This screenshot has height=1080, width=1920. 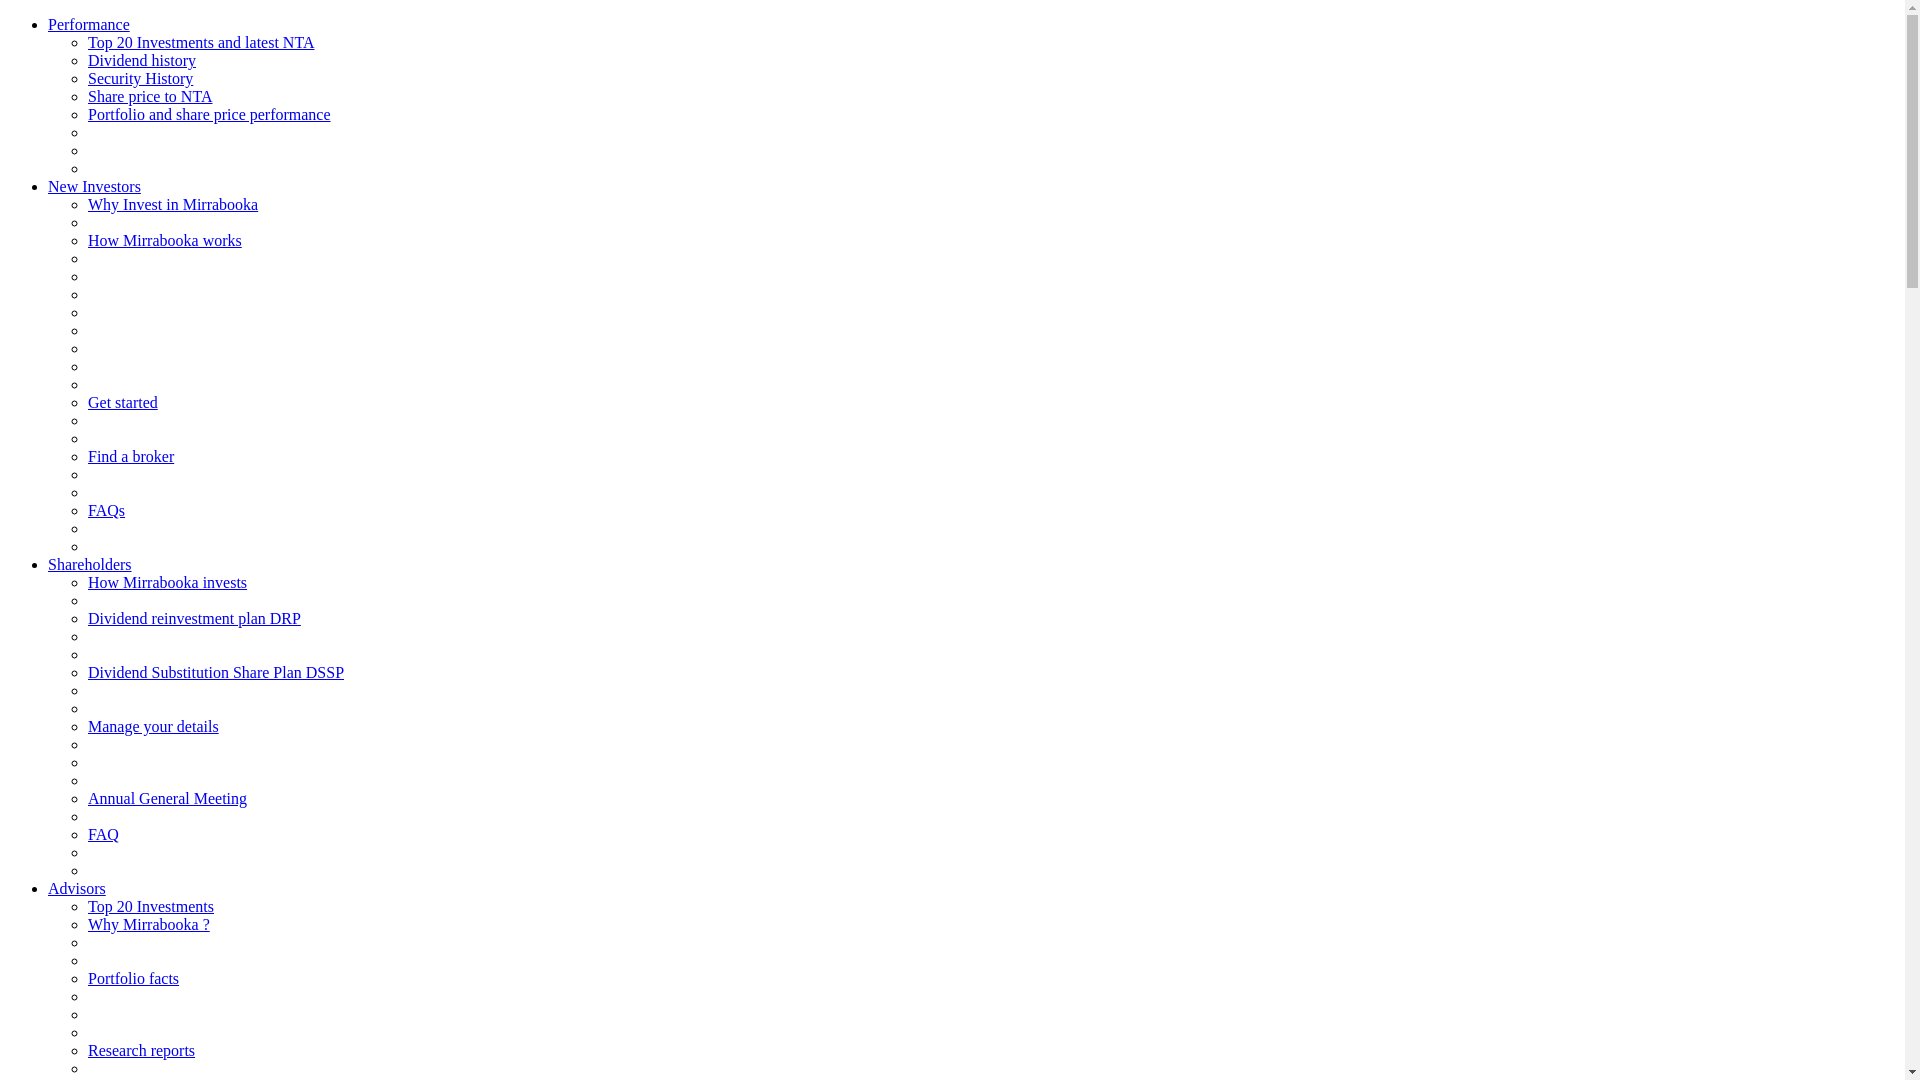 I want to click on 'Annual General Meeting', so click(x=167, y=797).